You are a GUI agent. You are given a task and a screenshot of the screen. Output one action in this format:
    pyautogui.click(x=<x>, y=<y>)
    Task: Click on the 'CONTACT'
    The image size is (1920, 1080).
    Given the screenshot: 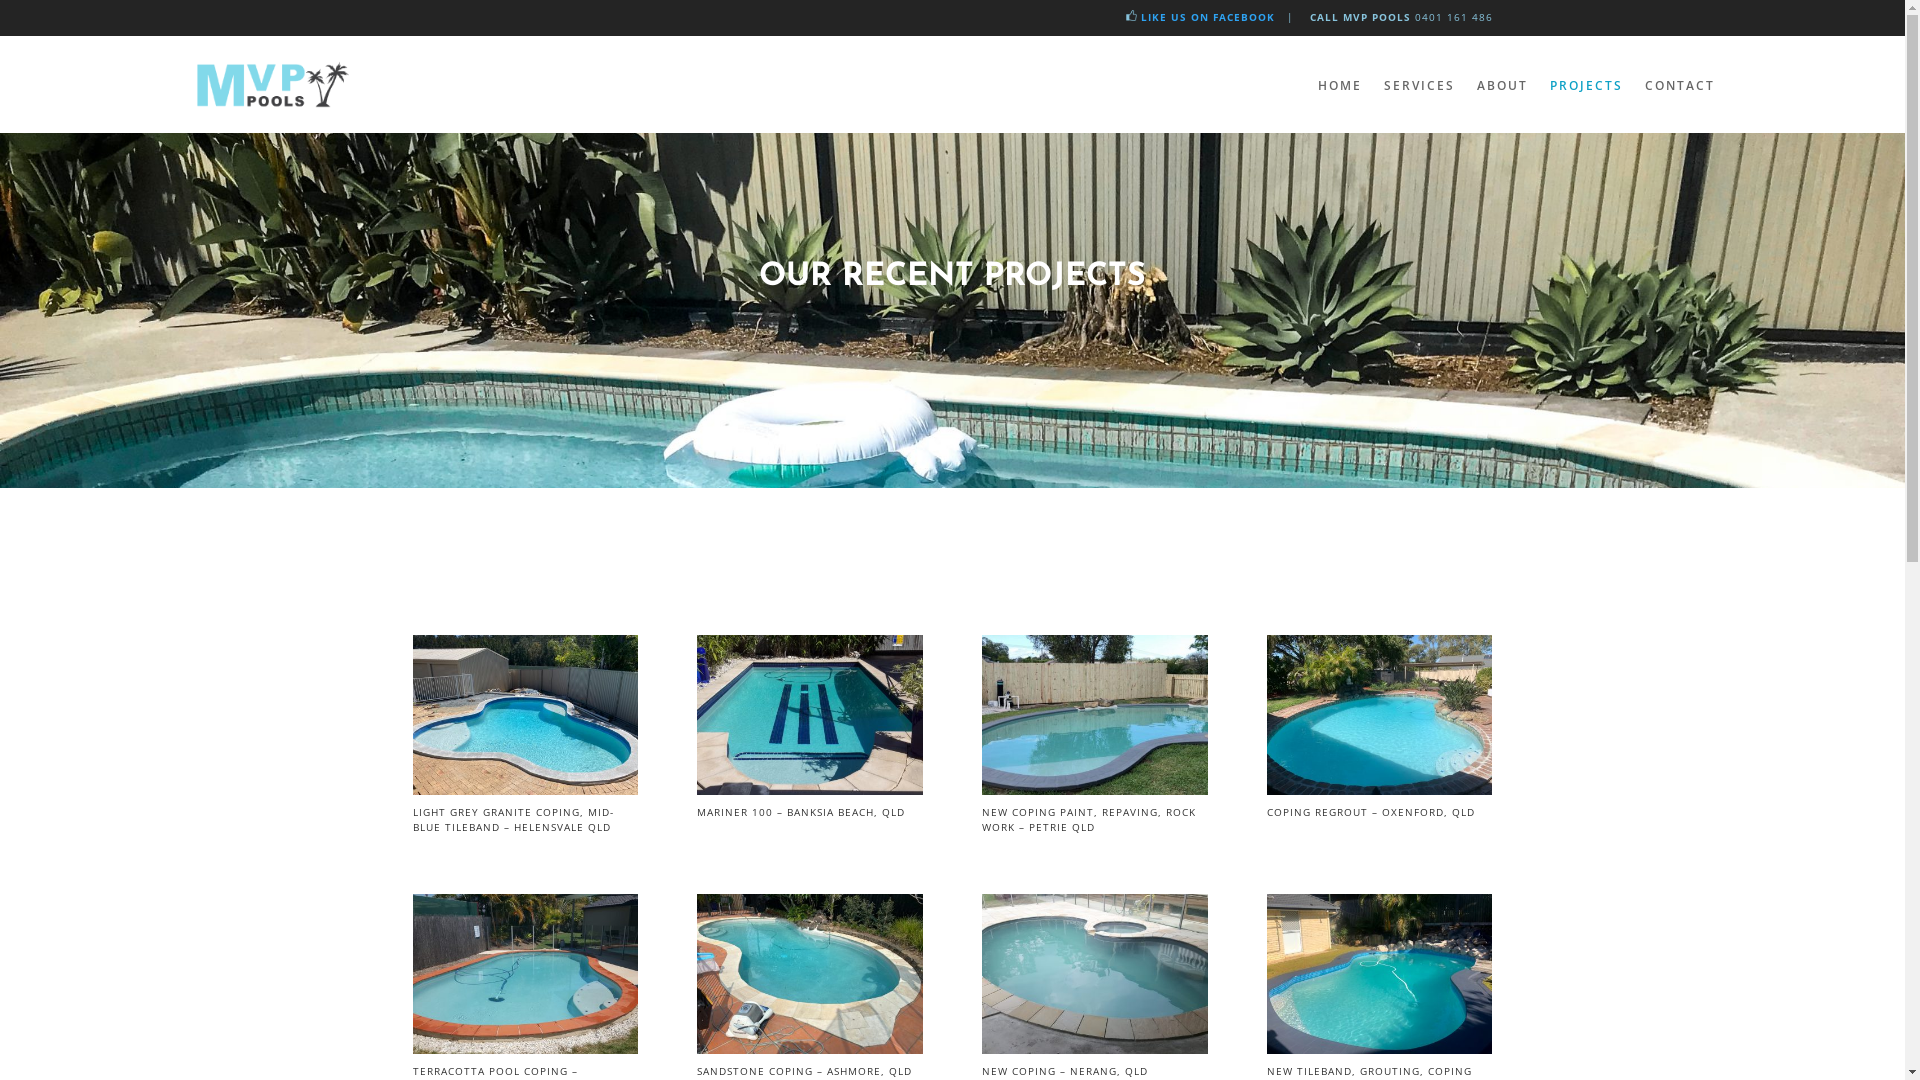 What is the action you would take?
    pyautogui.click(x=1679, y=84)
    